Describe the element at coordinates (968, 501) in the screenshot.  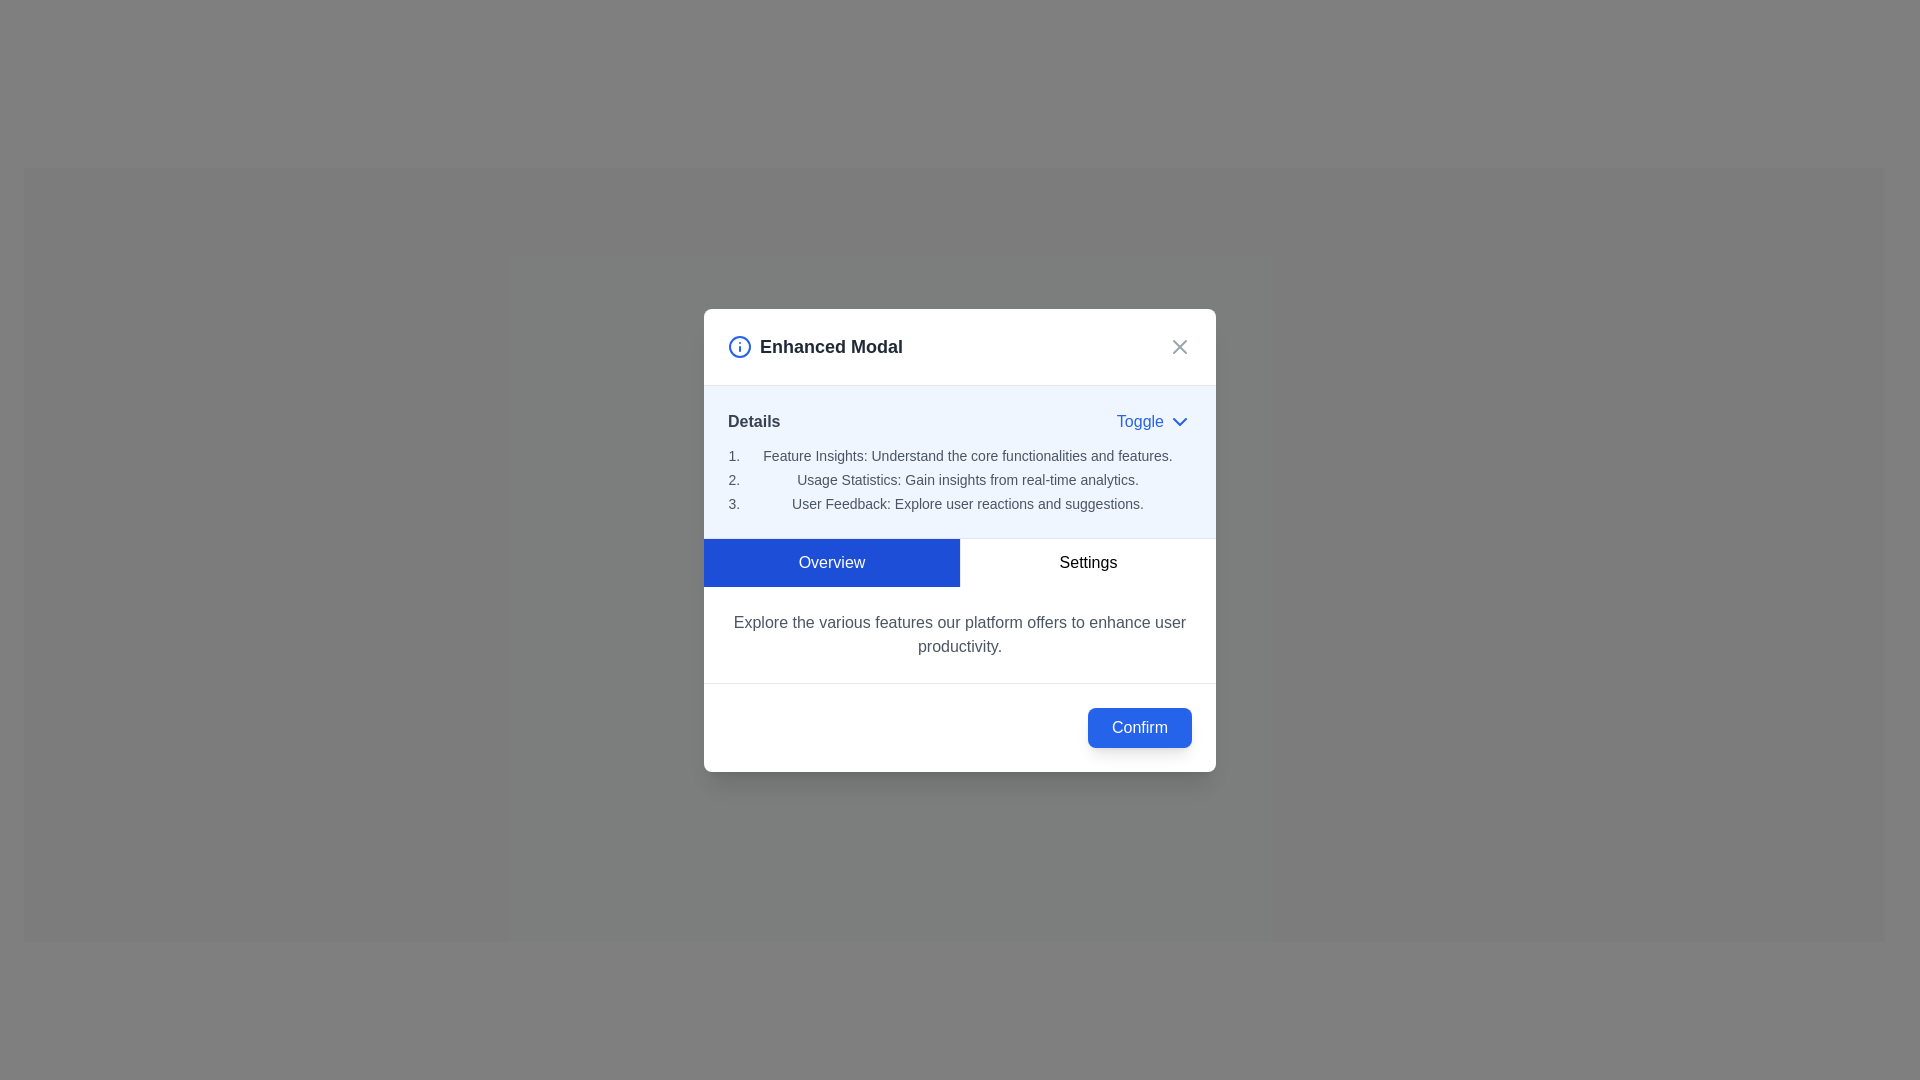
I see `the third text element in the vertical list within the modal dialog under the header 'Details', which summarizes user feedback` at that location.